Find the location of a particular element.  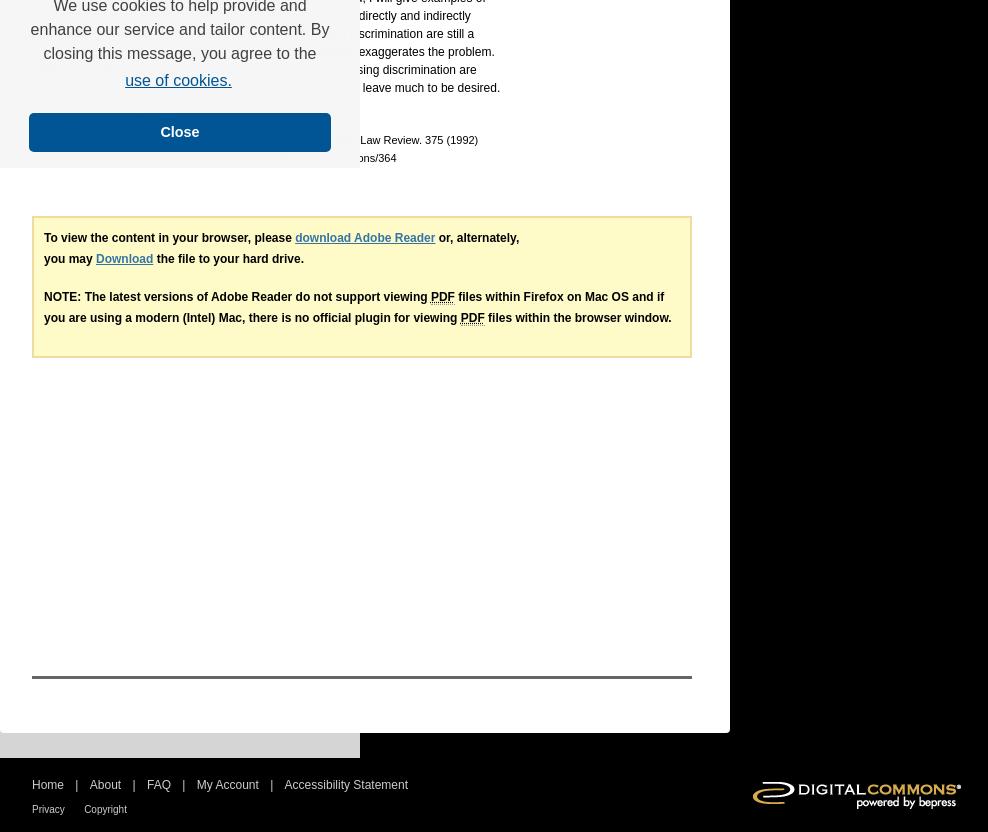

', 63 University of Colorado Law Review. 375

(1992)' is located at coordinates (352, 139).